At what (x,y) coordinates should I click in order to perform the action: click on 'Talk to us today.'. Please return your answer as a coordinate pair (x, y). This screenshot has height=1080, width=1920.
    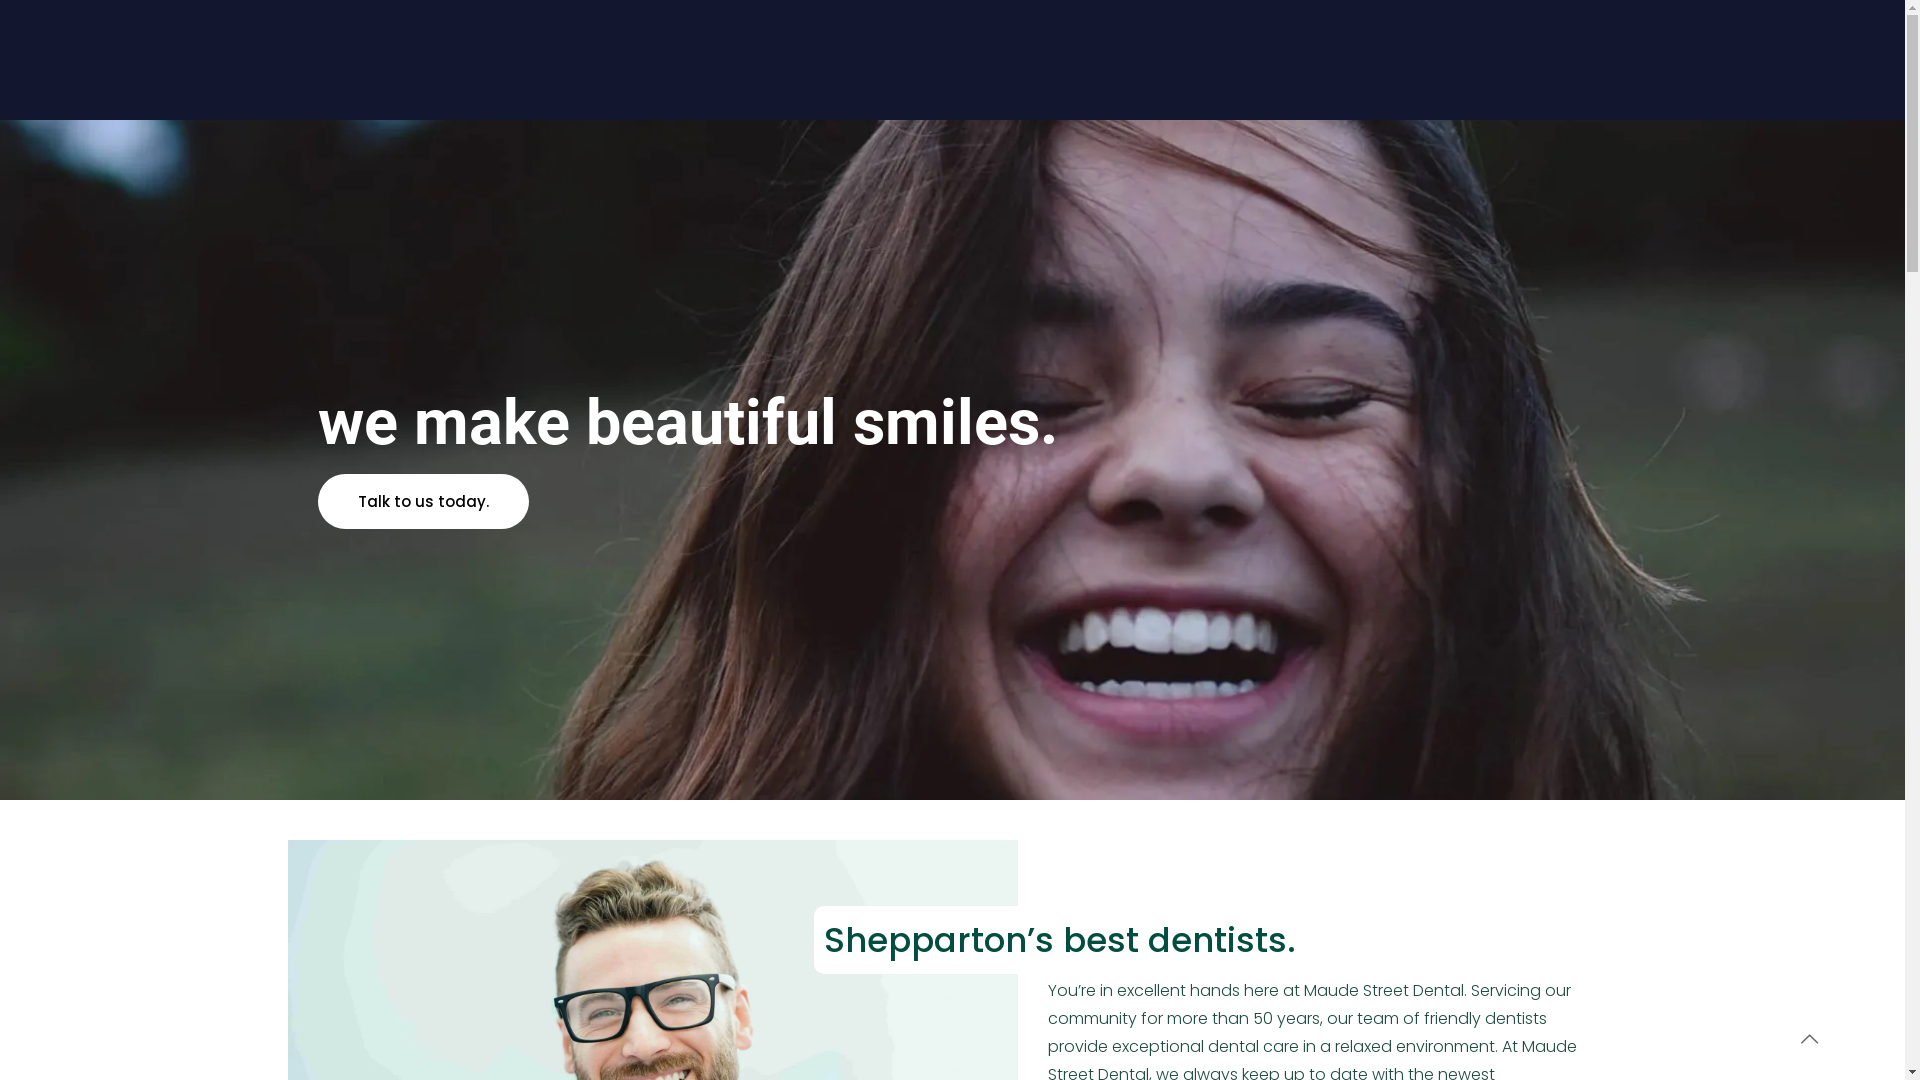
    Looking at the image, I should click on (422, 500).